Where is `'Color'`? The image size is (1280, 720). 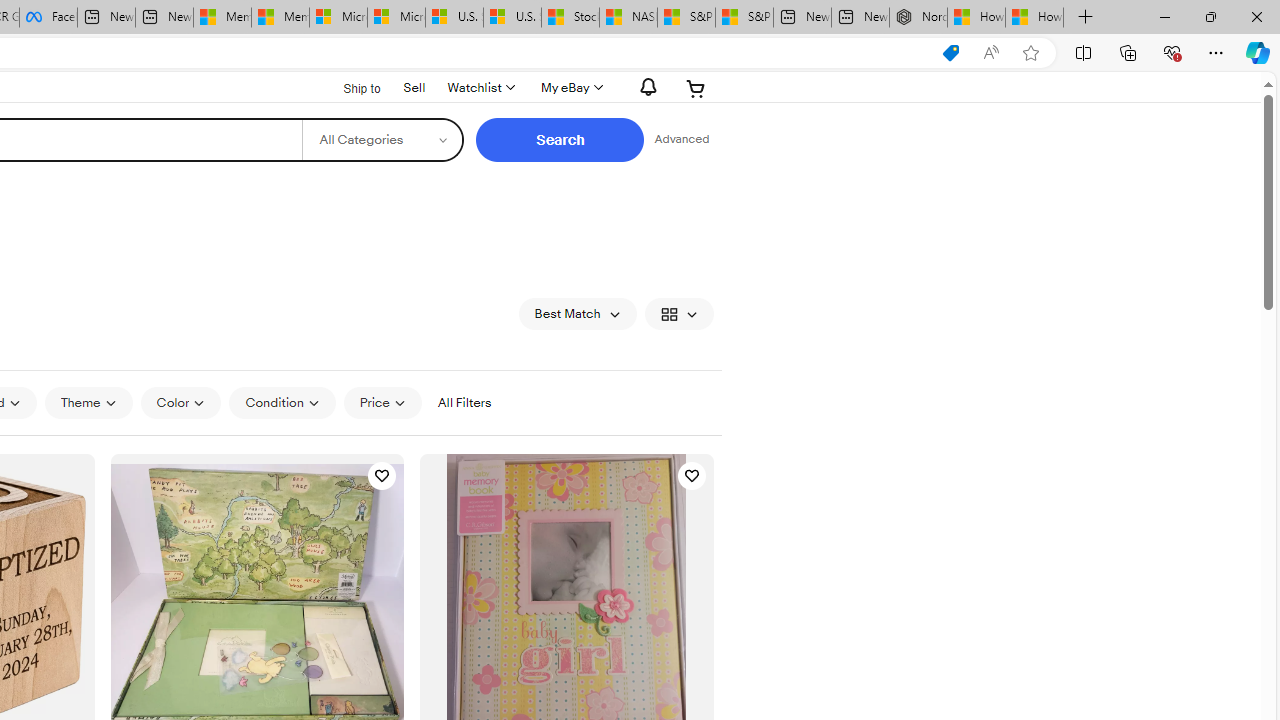 'Color' is located at coordinates (180, 403).